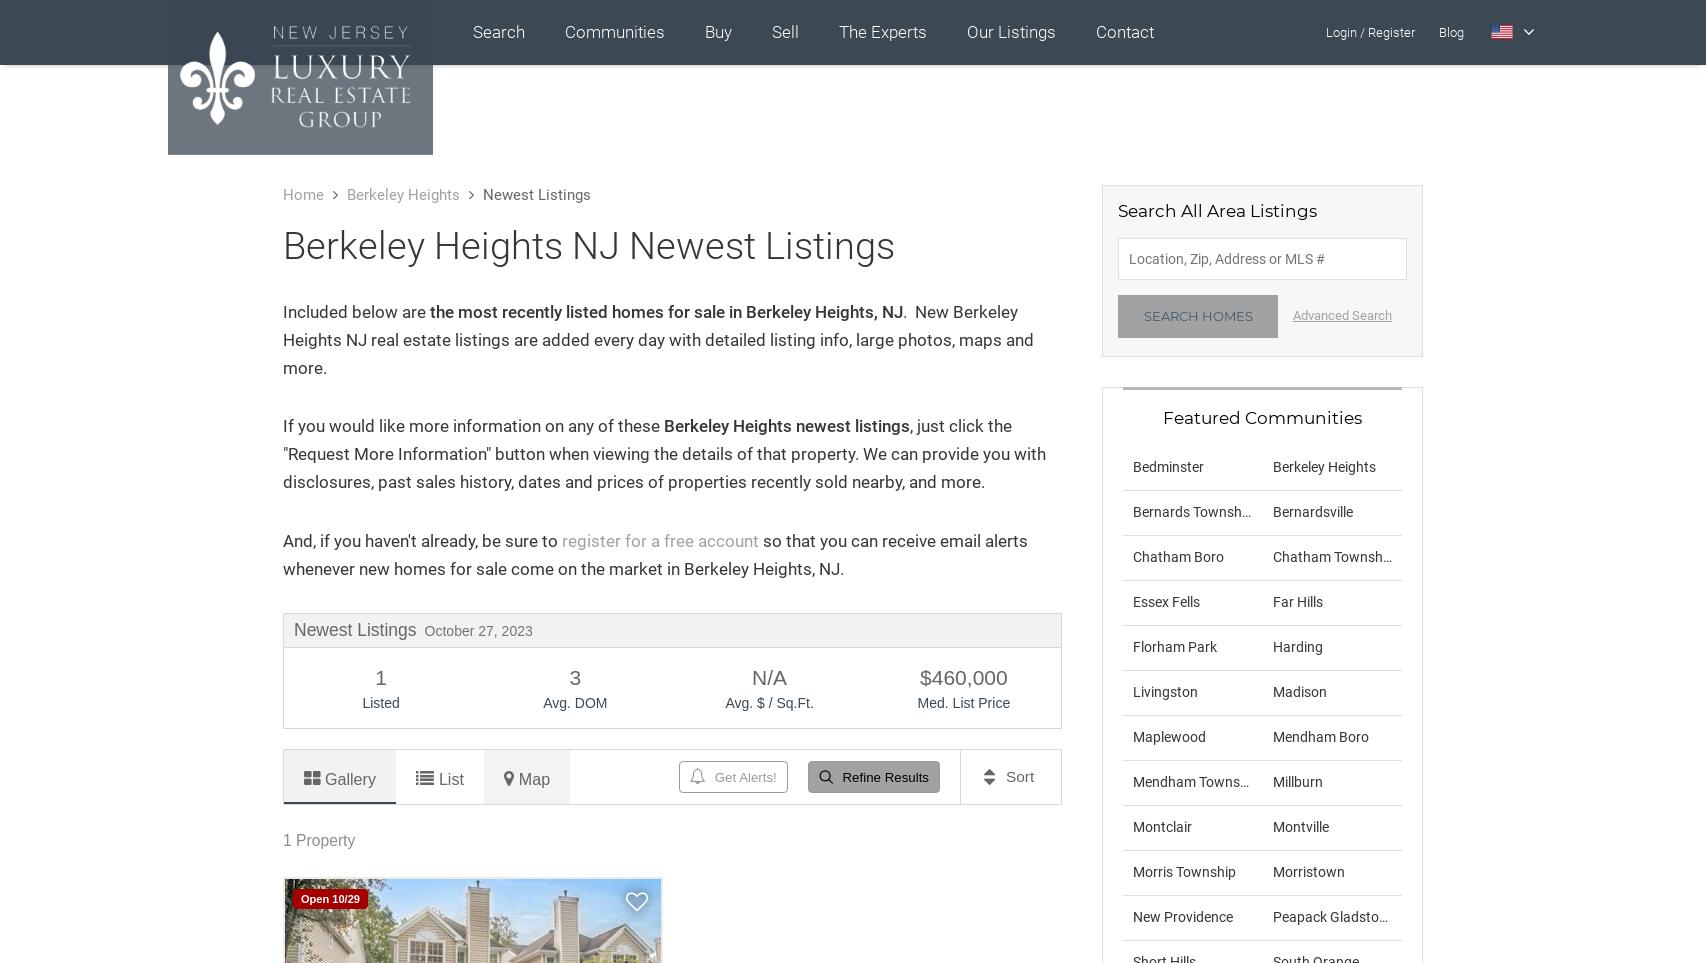  What do you see at coordinates (654, 553) in the screenshot?
I see `'so that you can receive email alerts whenever new homes for sale'` at bounding box center [654, 553].